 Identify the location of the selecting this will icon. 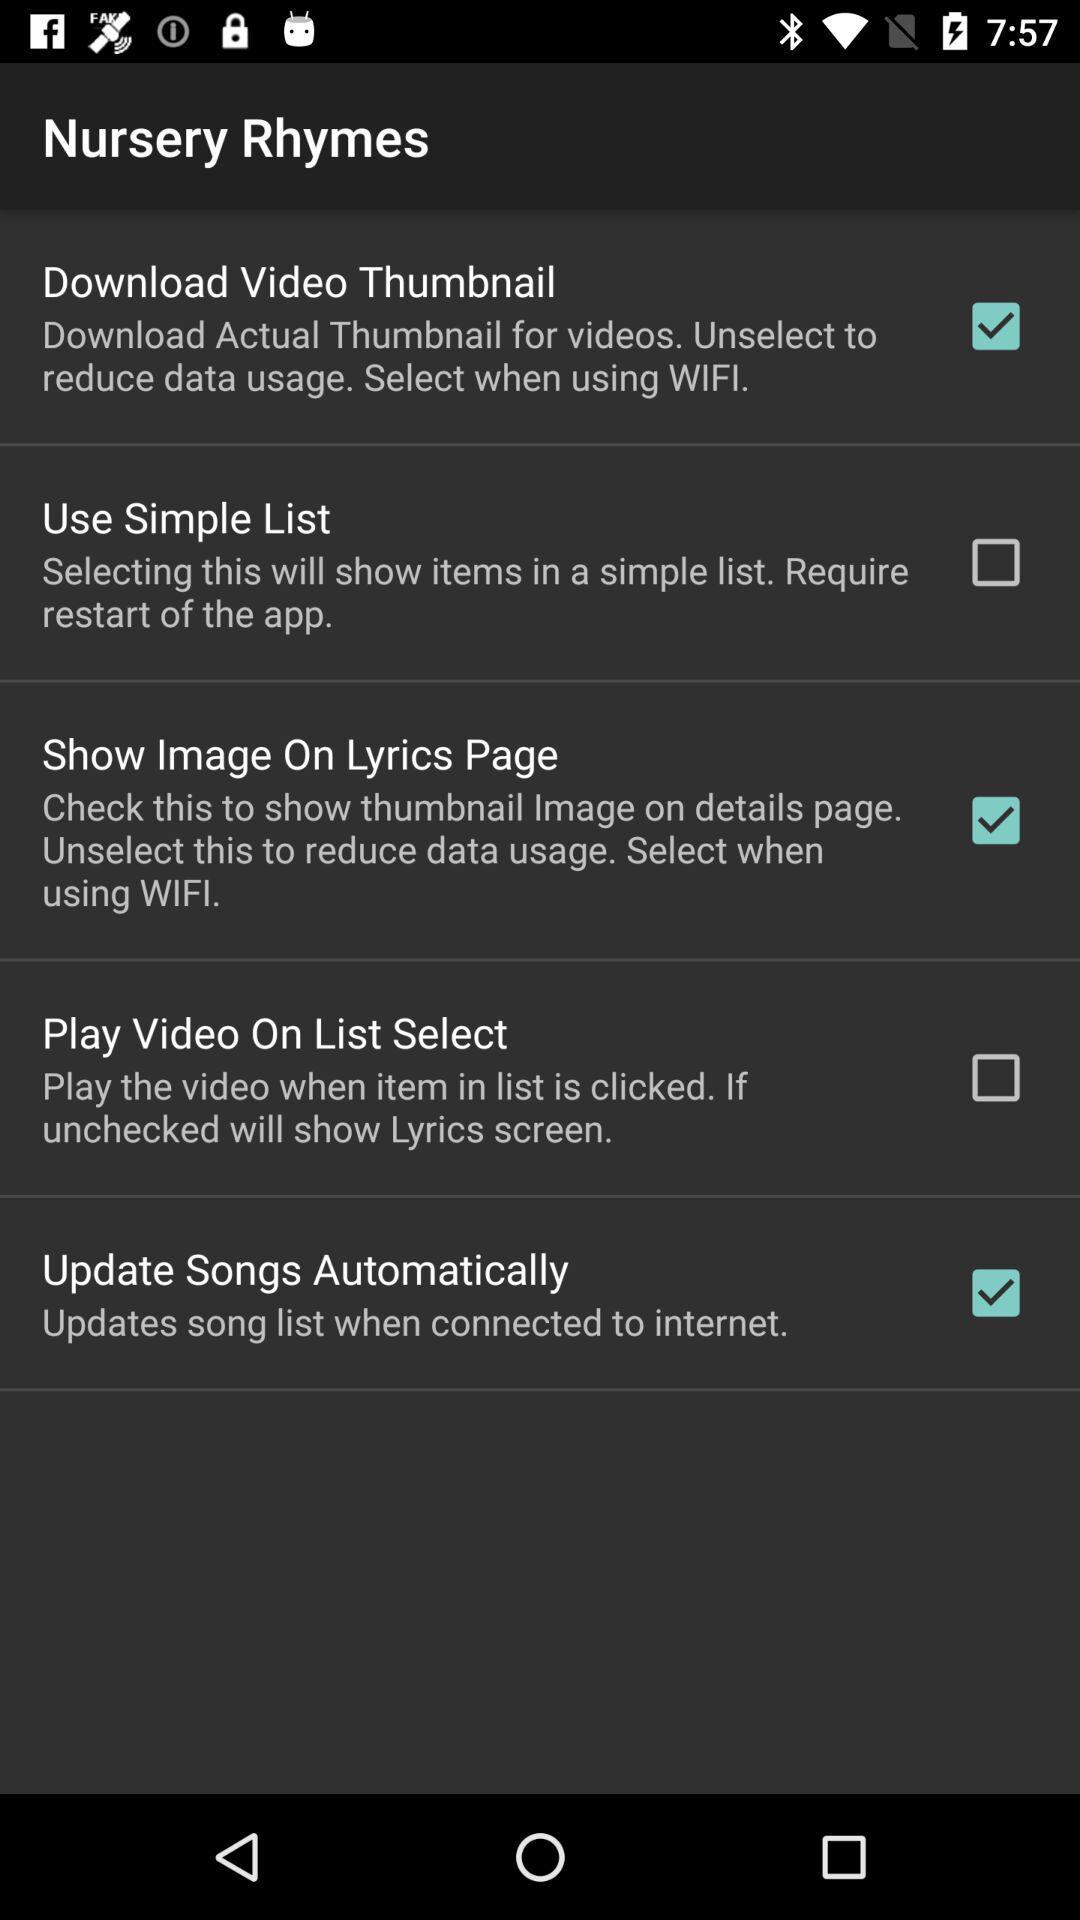
(477, 590).